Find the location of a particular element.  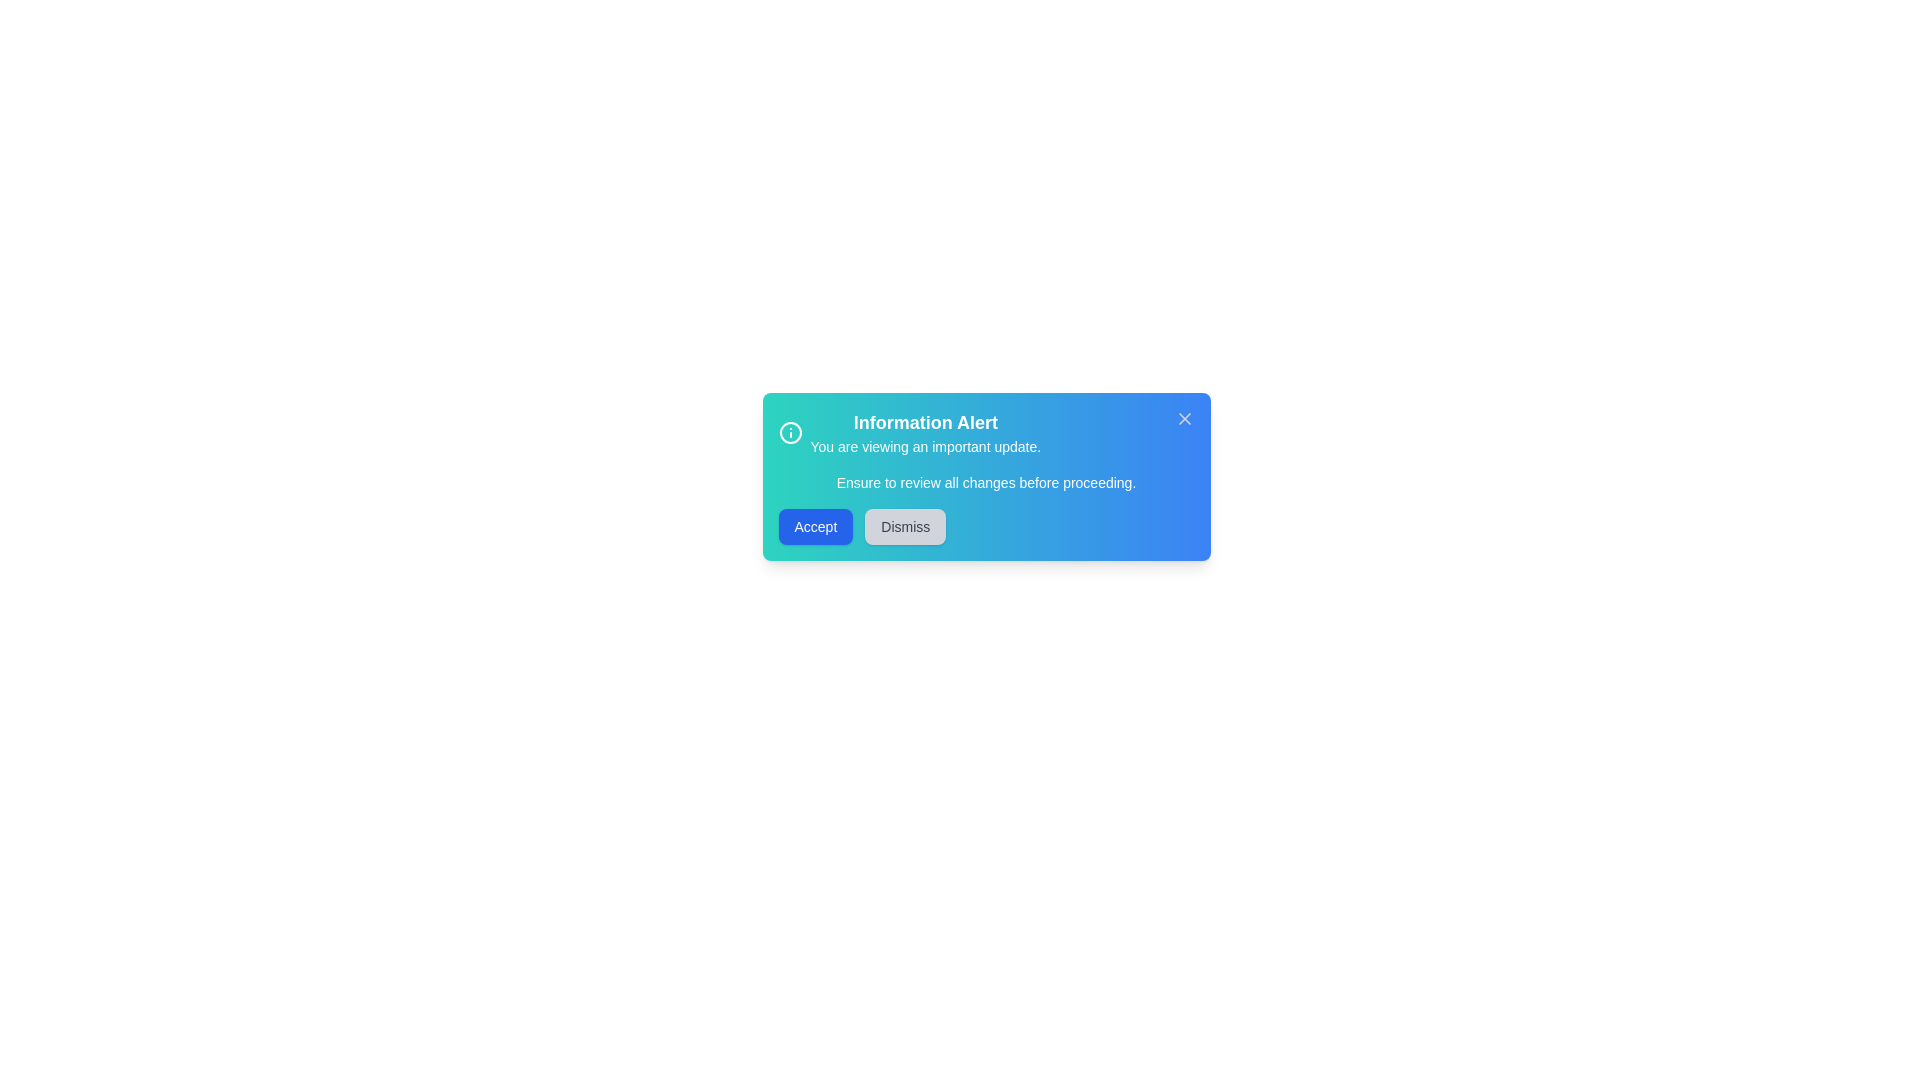

the 'Dismiss' button to dismiss the alert is located at coordinates (904, 526).